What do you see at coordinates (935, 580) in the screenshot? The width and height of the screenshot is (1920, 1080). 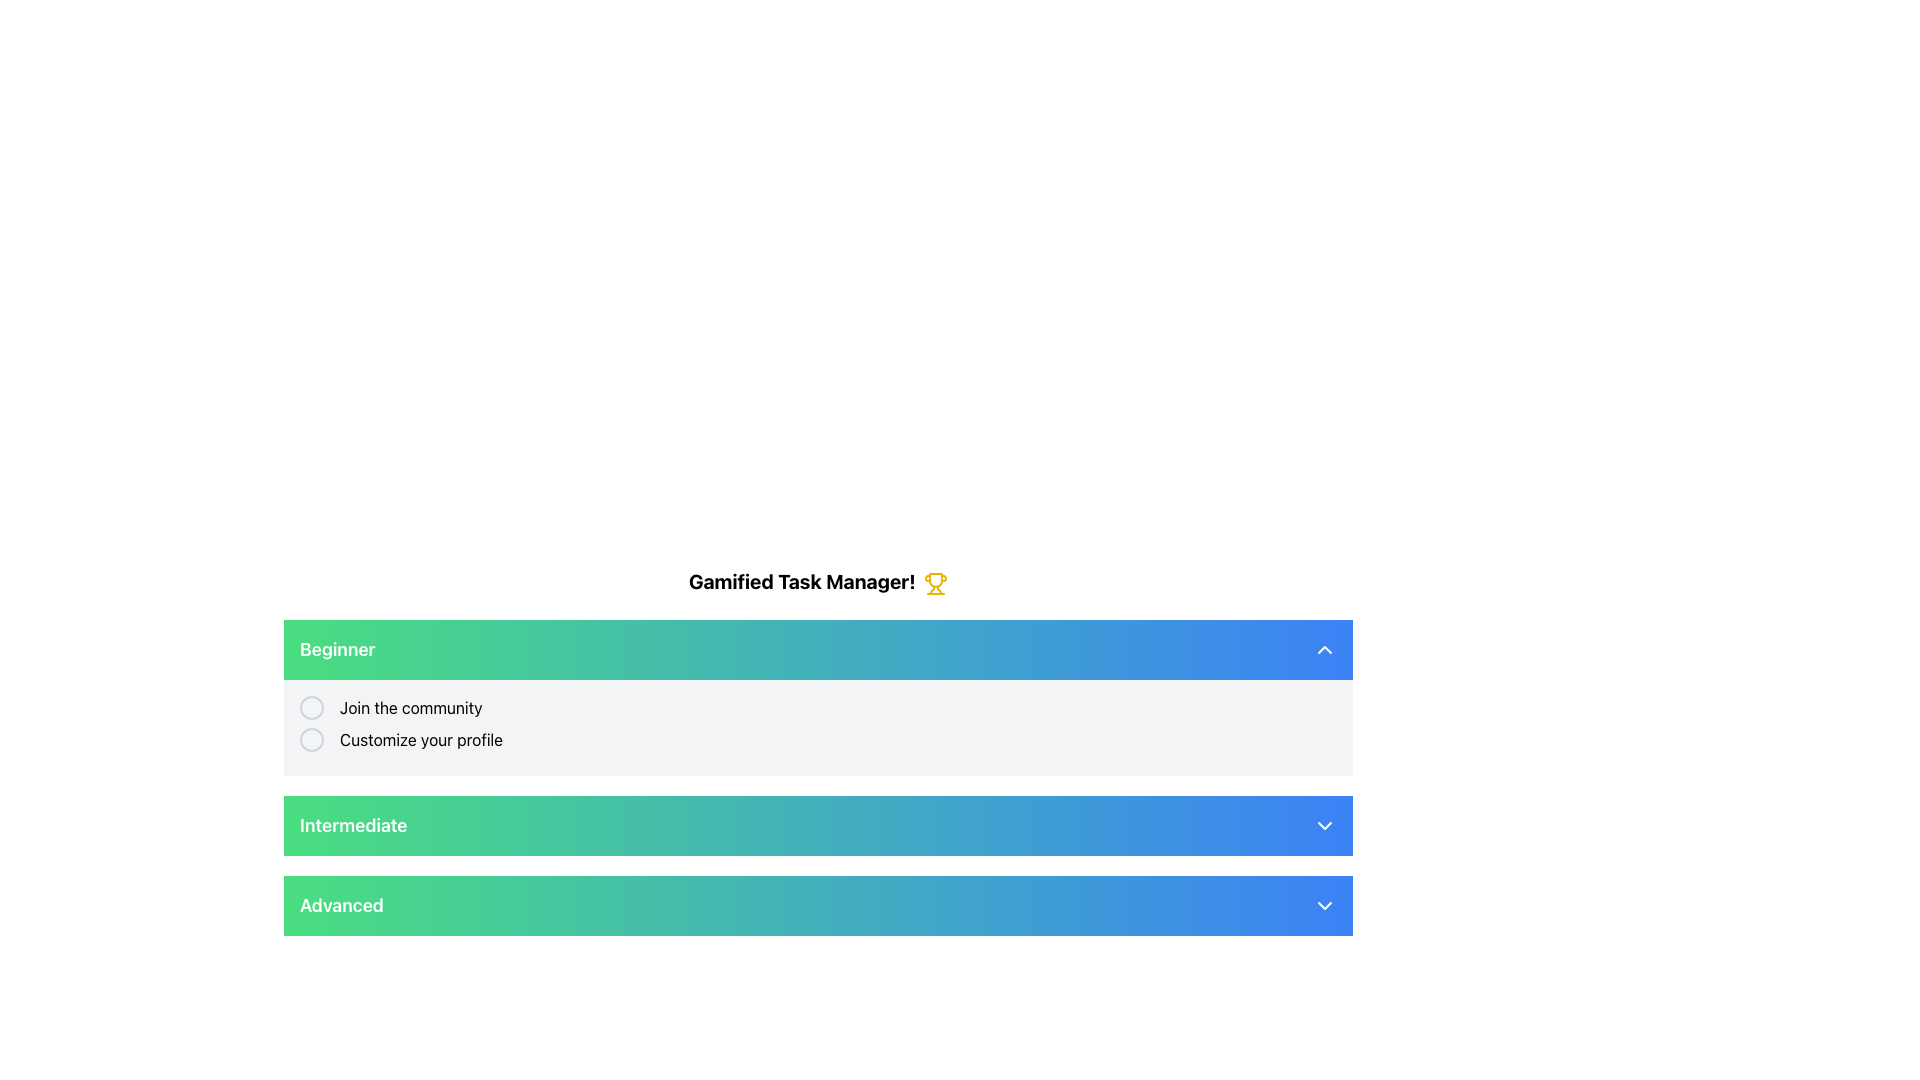 I see `the non-interactive graphic element that forms the body of the trophy icon located in the central part of the SVG, near the header section of the interface, to the right of the title 'Gamified Task Manager!'` at bounding box center [935, 580].